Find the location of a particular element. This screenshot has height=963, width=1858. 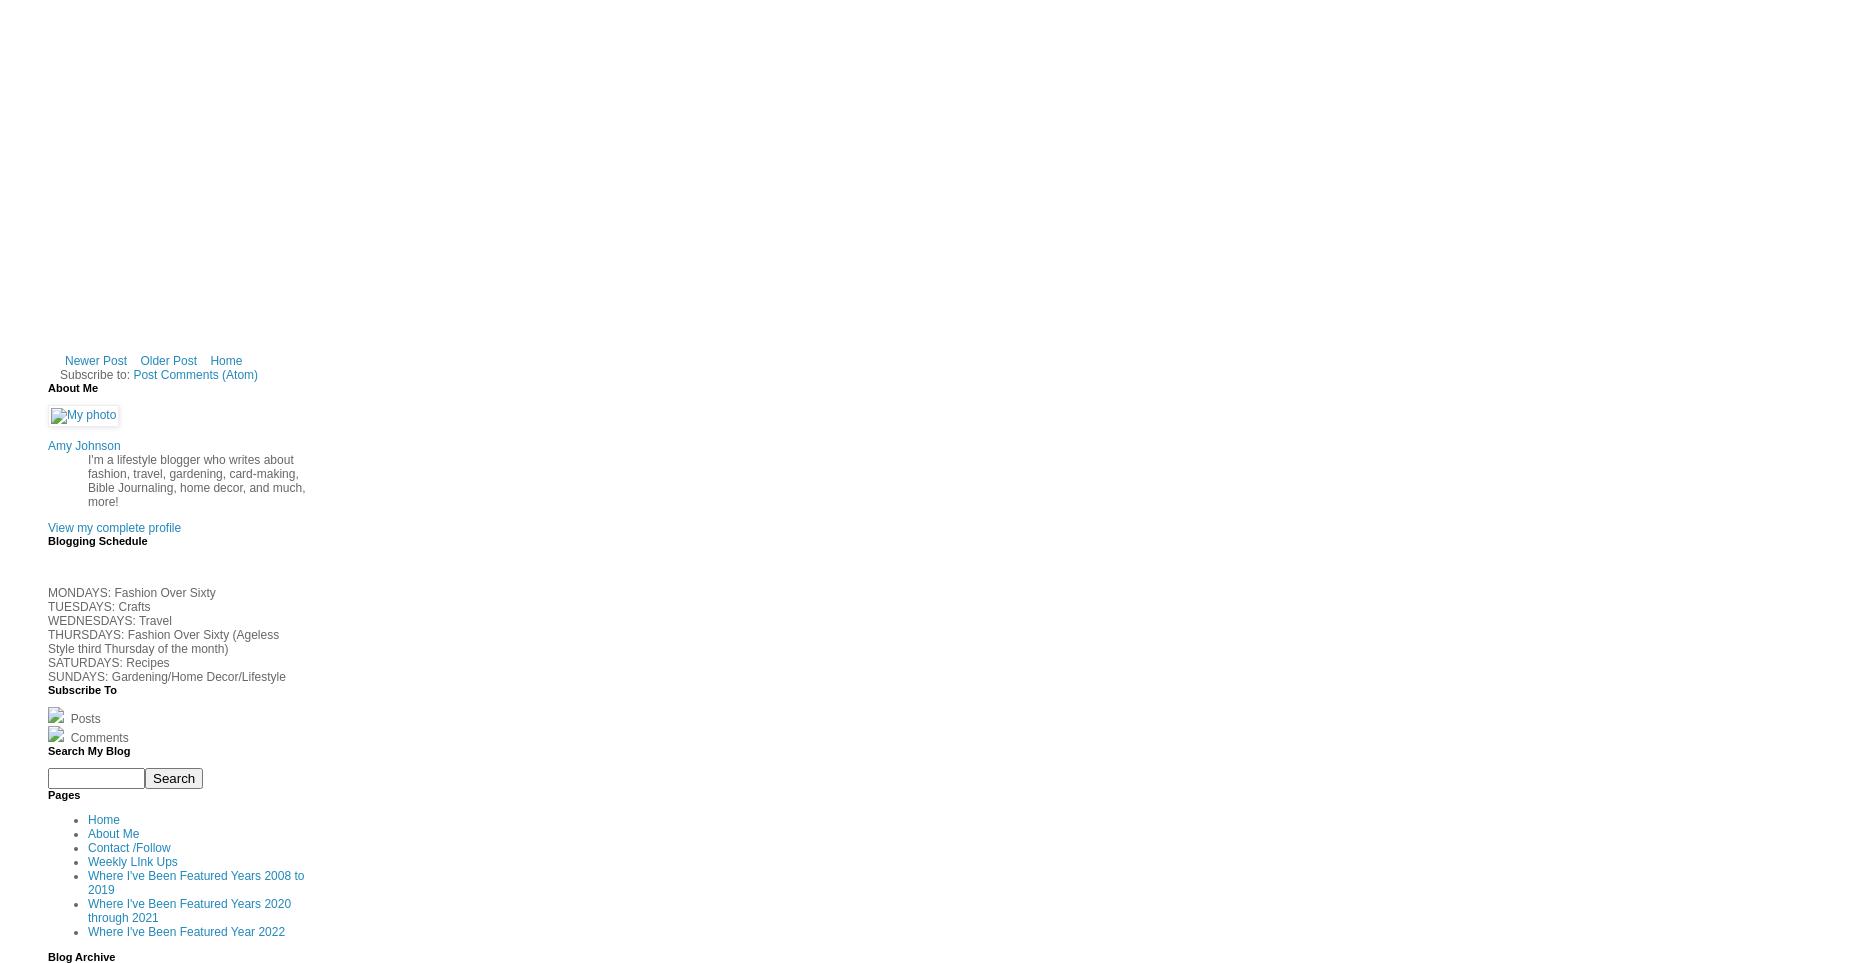

'Subscribe To' is located at coordinates (80, 689).